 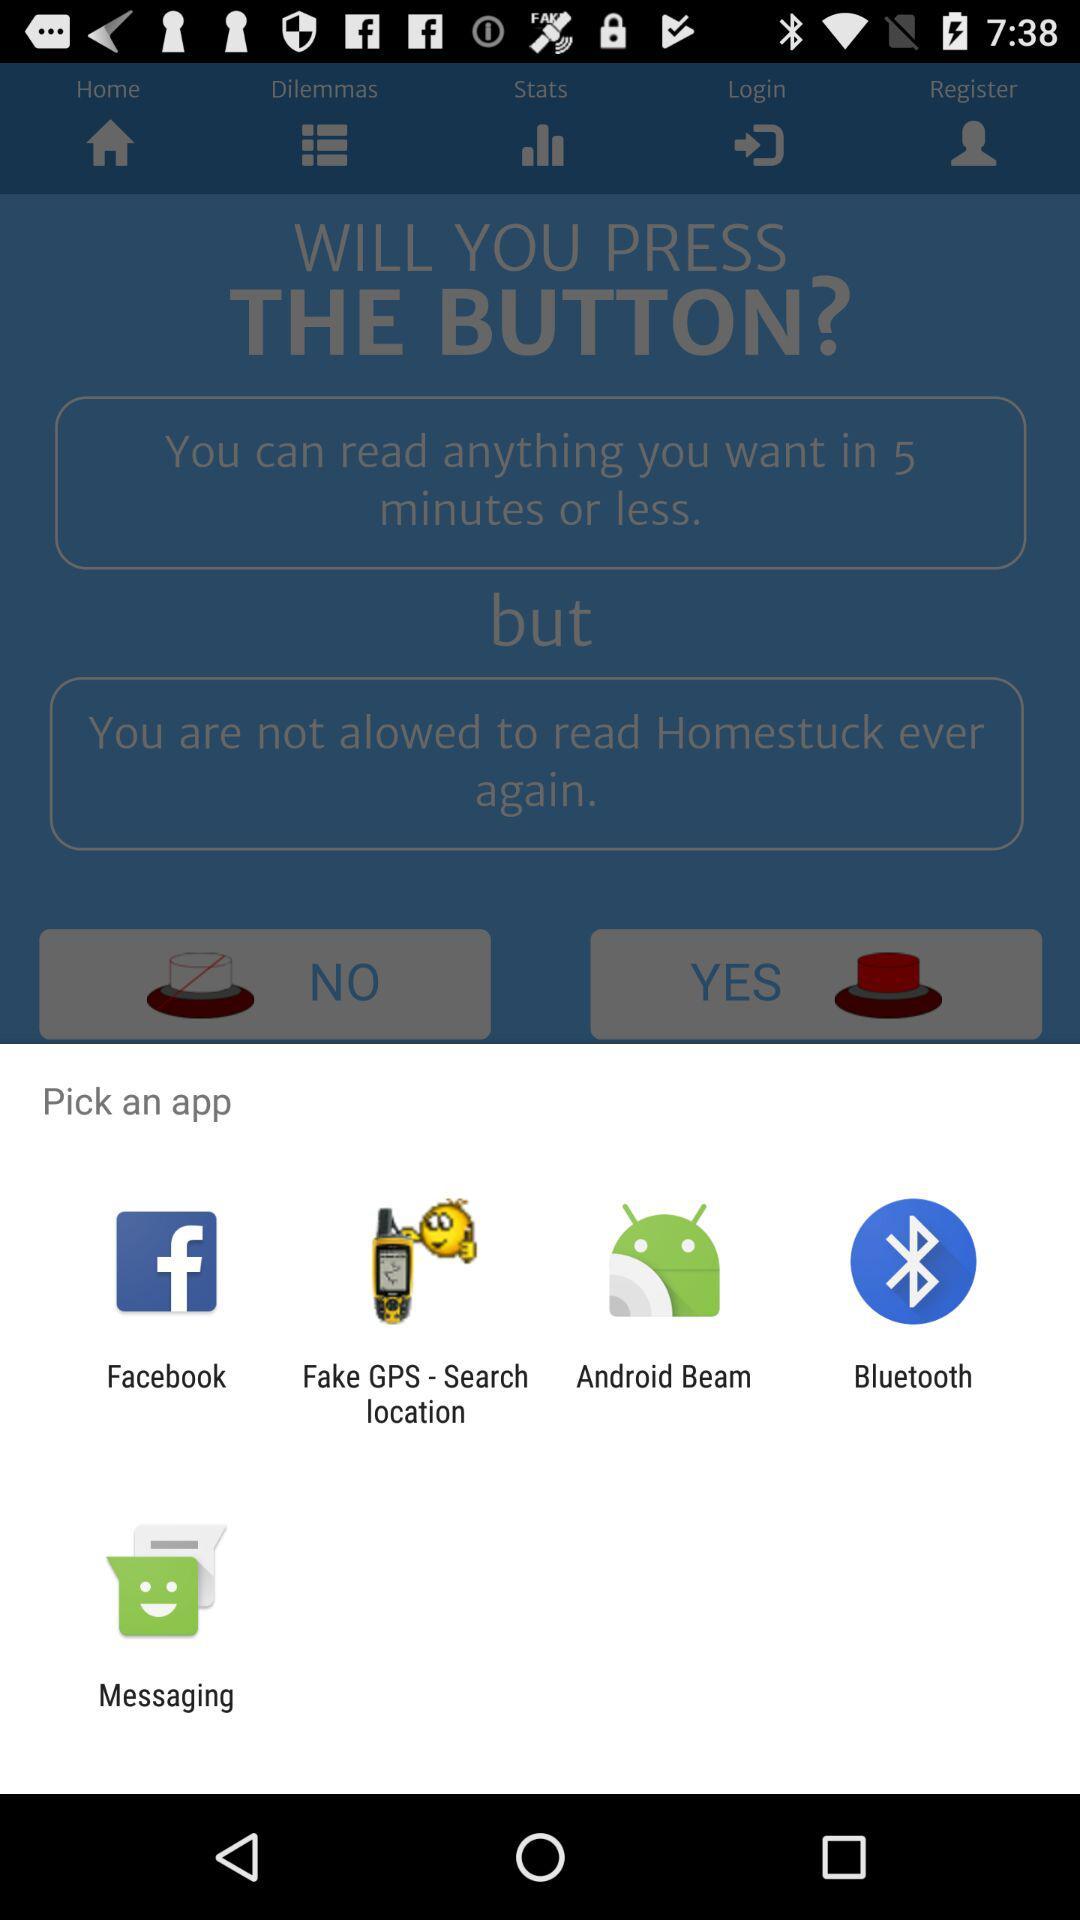 What do you see at coordinates (165, 1392) in the screenshot?
I see `the facebook icon` at bounding box center [165, 1392].